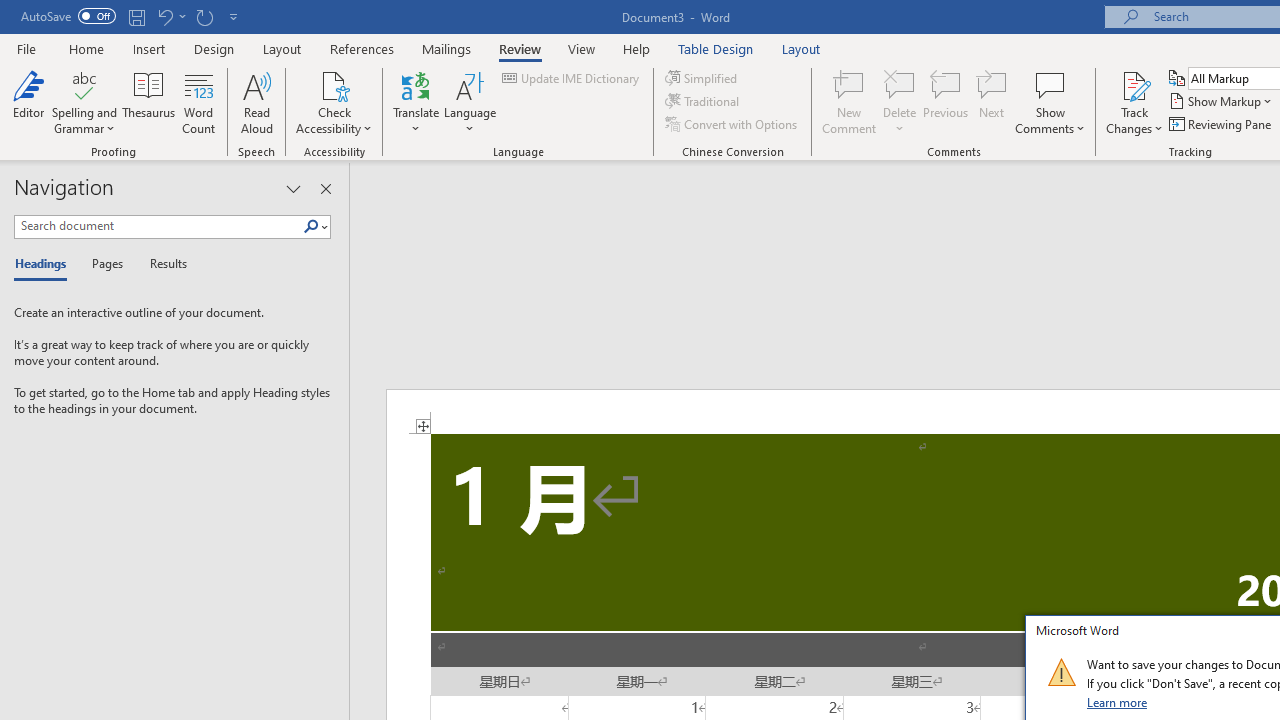 The height and width of the screenshot is (720, 1280). Describe the element at coordinates (899, 84) in the screenshot. I see `'Delete'` at that location.